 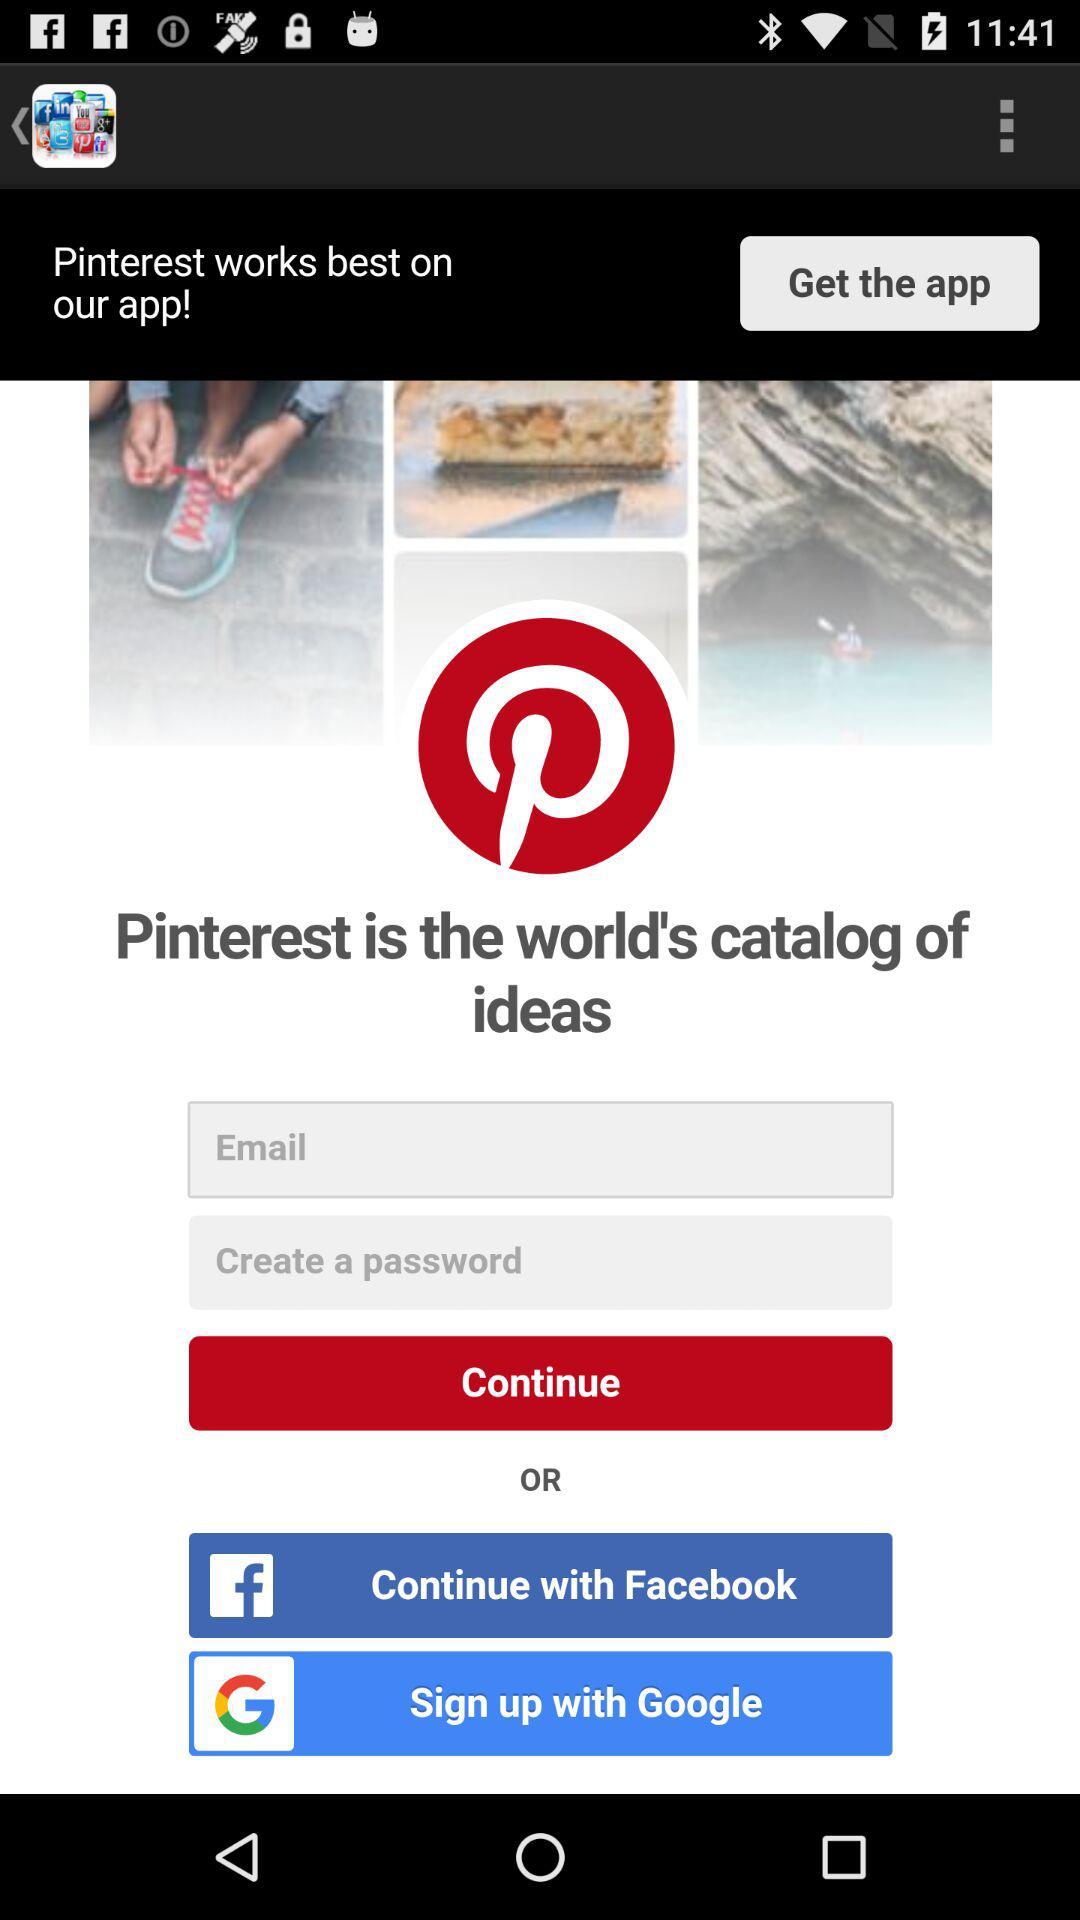 What do you see at coordinates (540, 991) in the screenshot?
I see `use pinterest` at bounding box center [540, 991].